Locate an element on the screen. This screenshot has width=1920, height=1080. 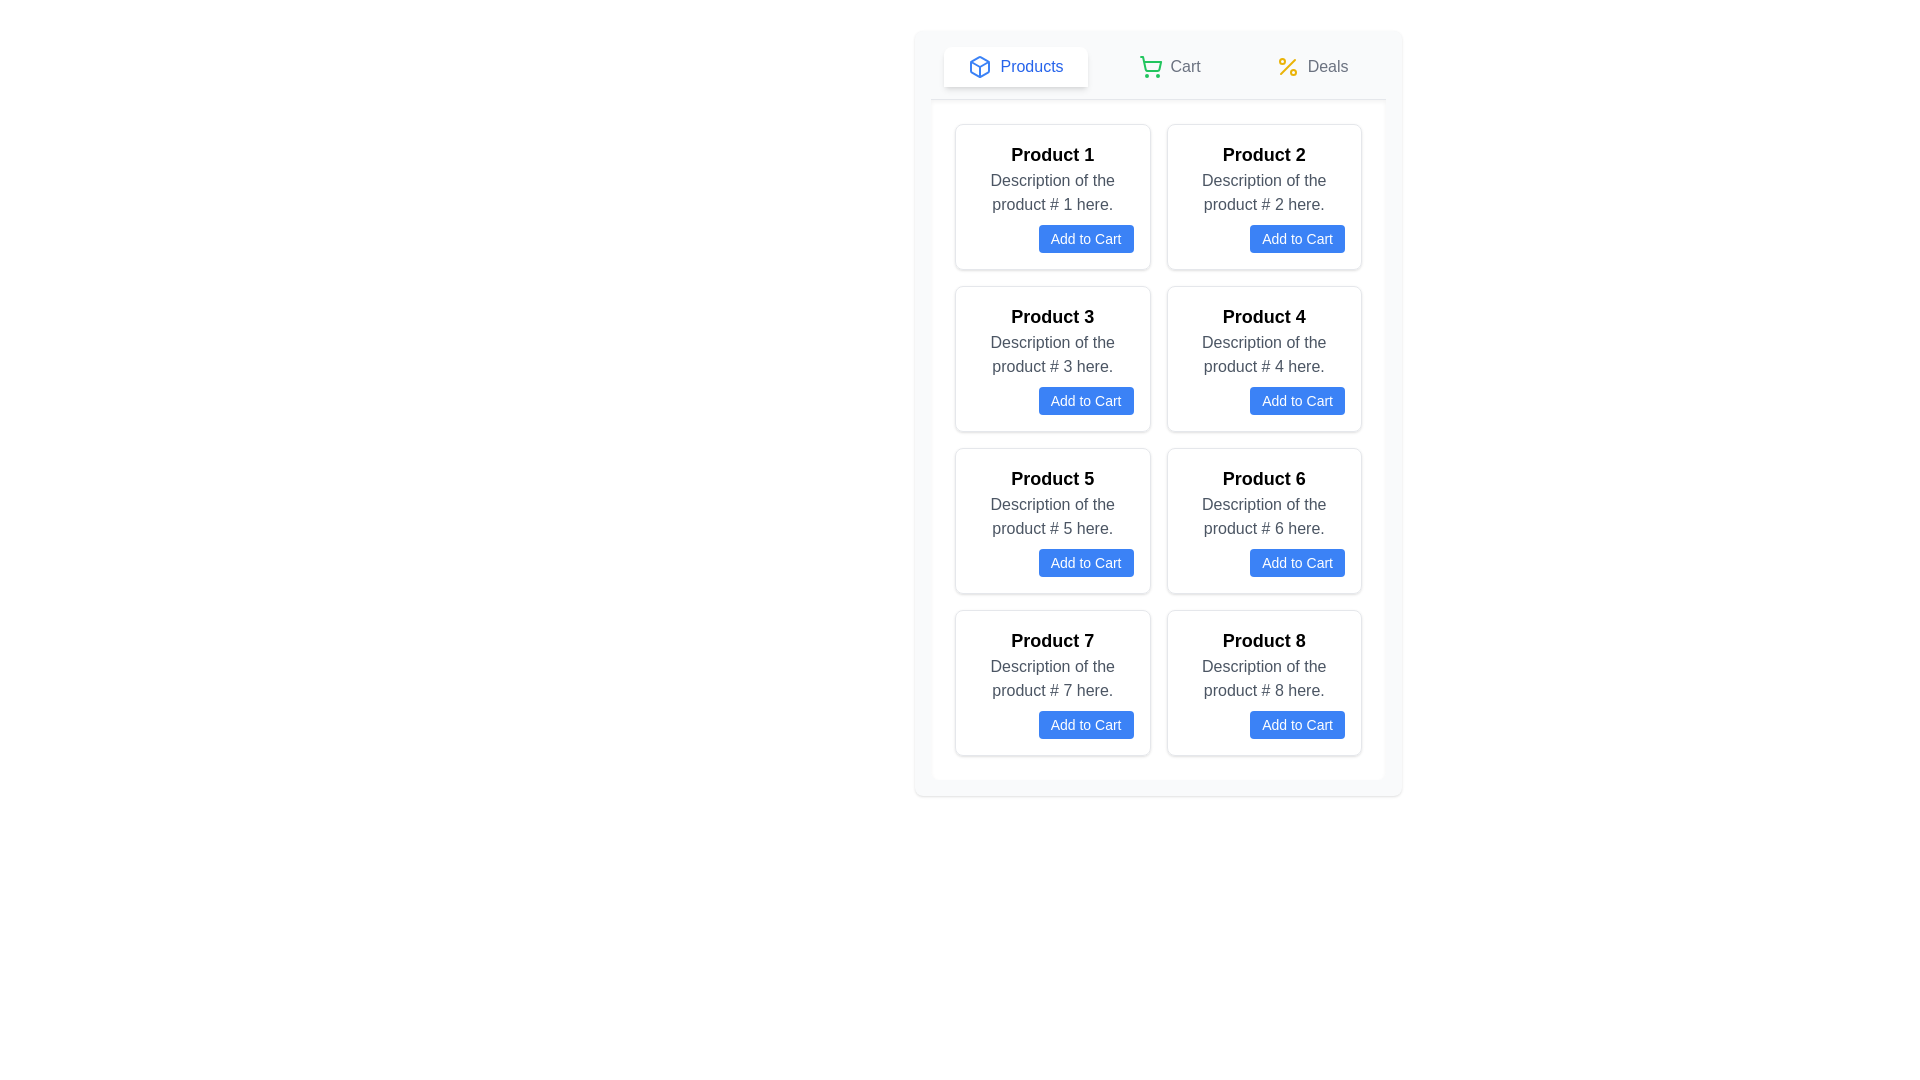
the bold static text label reading 'Product 8' located at the top of the eighth card in the grid layout is located at coordinates (1263, 640).